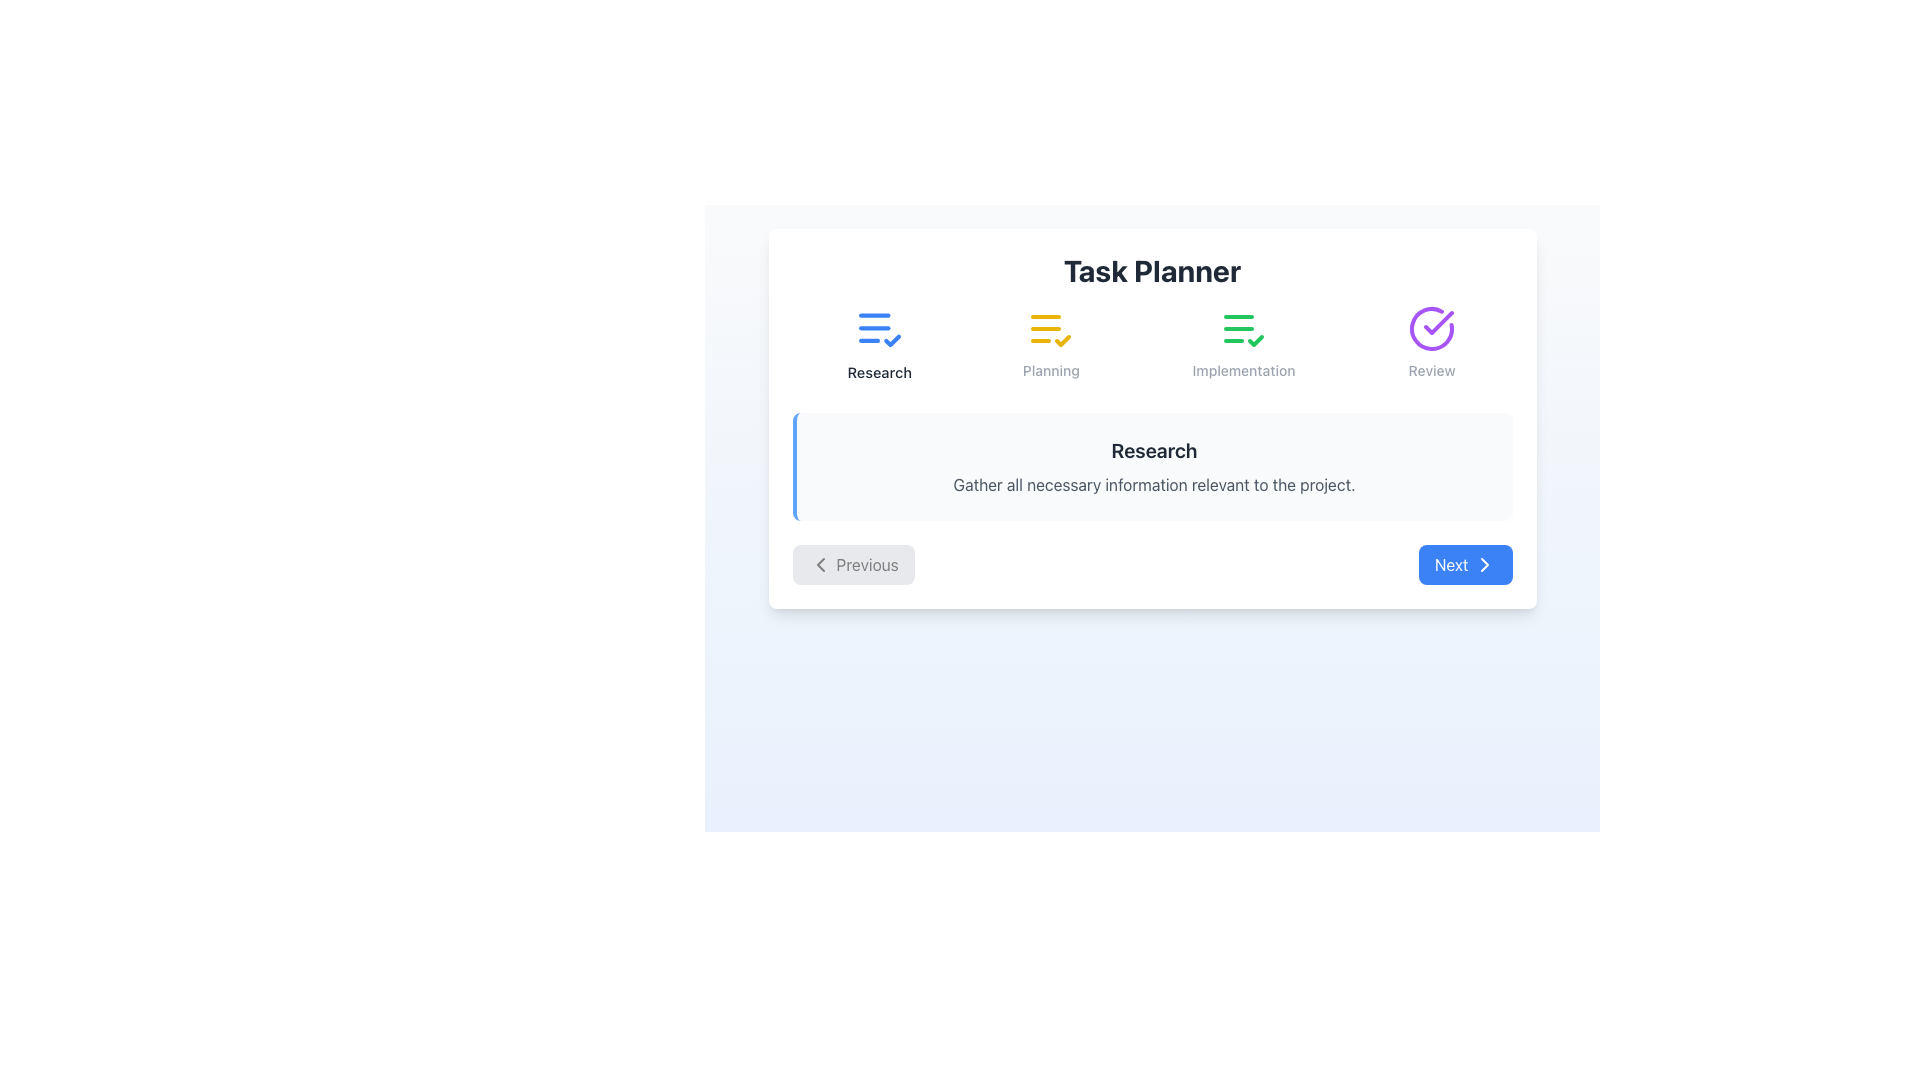 The height and width of the screenshot is (1080, 1920). I want to click on the 'Planning' icon, which is the second item in a horizontal sequence of four icons labeled 'Research', 'Planning', 'Implementation', and 'Review', so click(1050, 342).